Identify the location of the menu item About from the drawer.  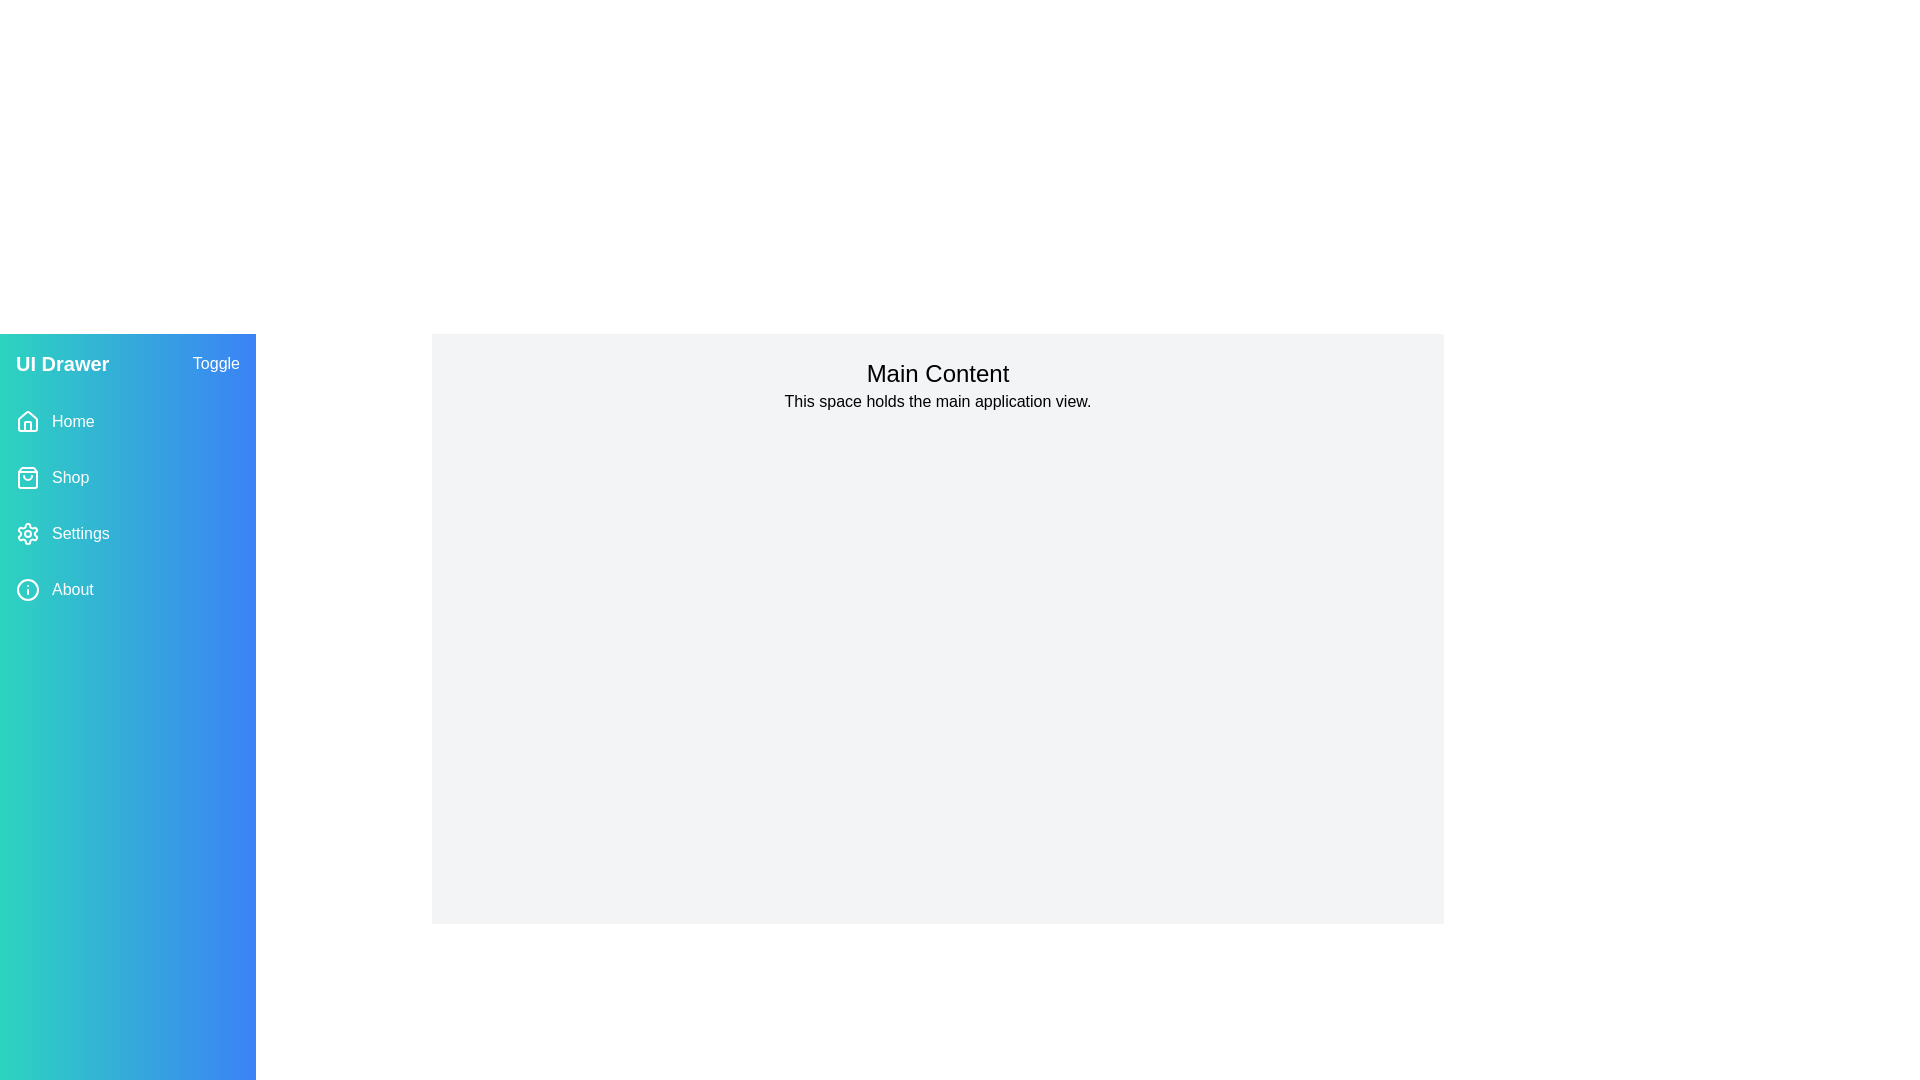
(127, 589).